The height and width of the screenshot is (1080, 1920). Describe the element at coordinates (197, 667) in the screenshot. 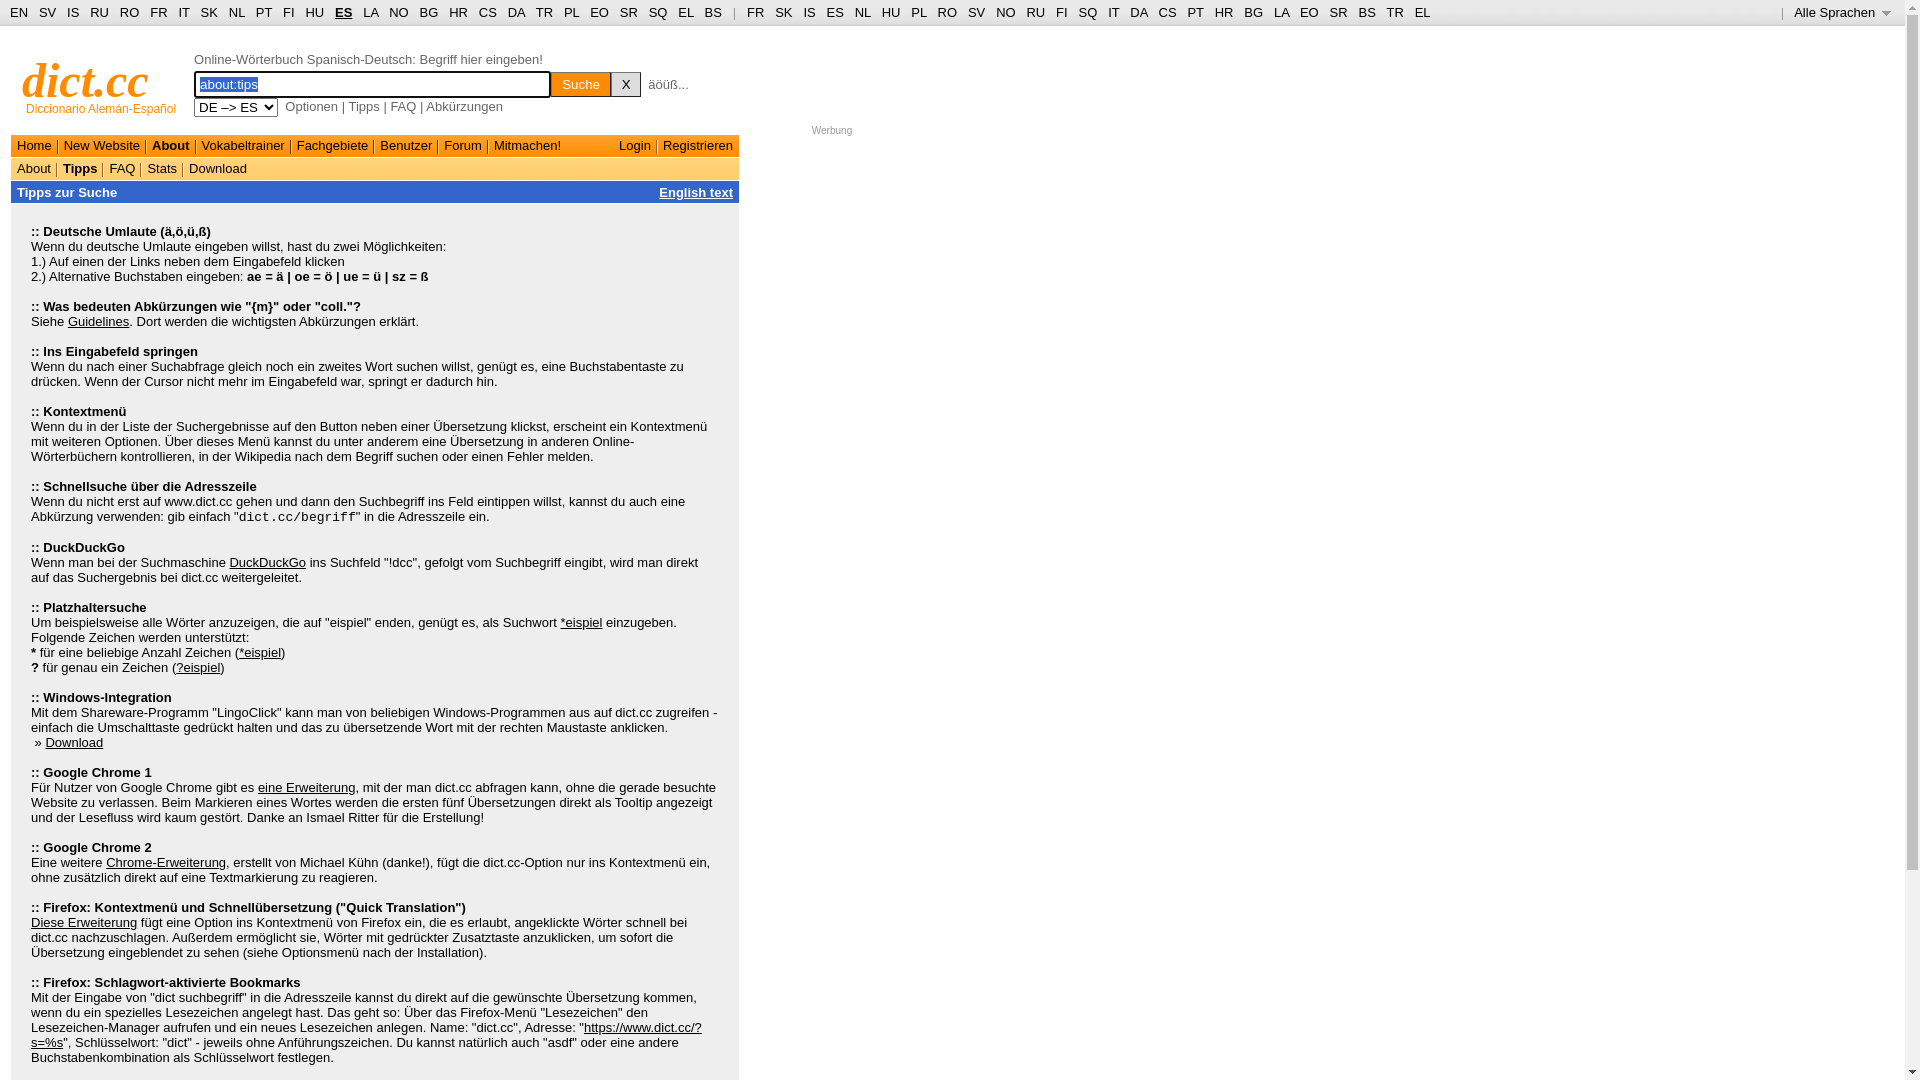

I see `'?eispiel'` at that location.